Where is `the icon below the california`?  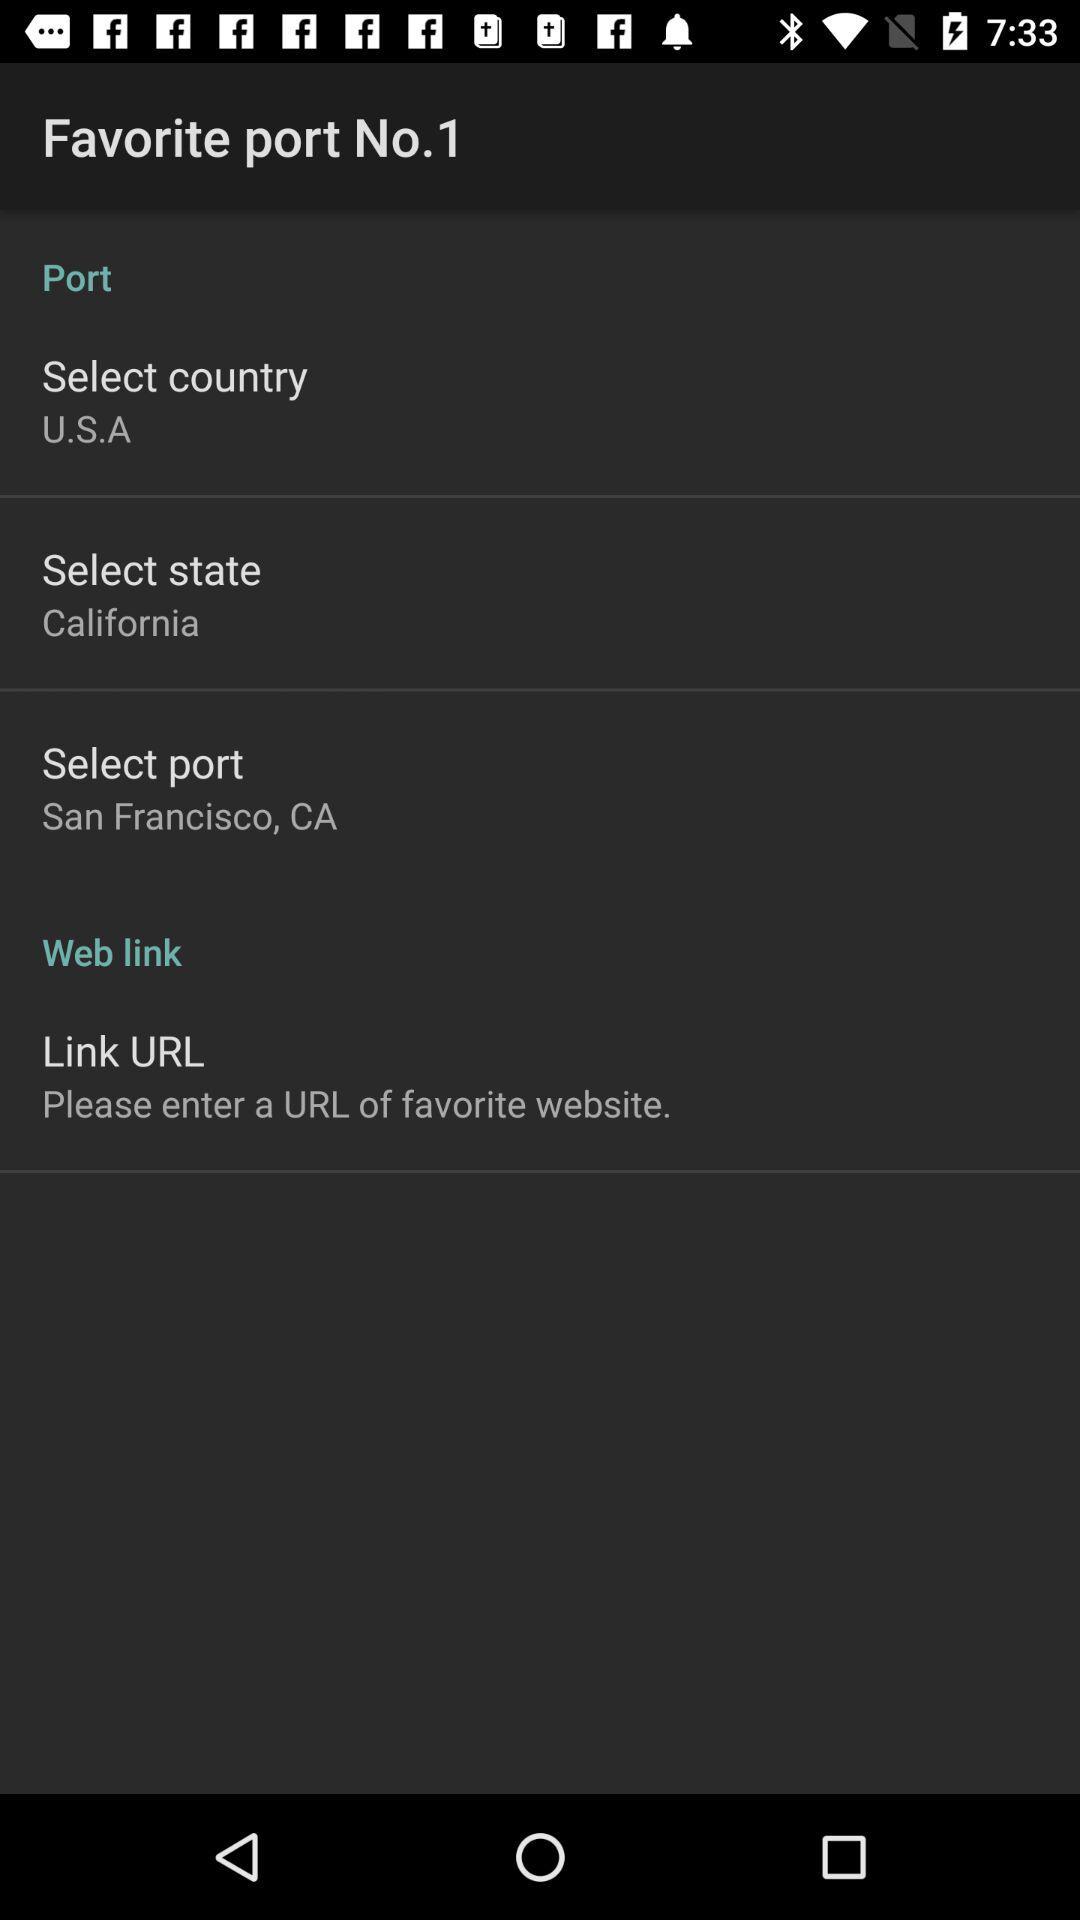 the icon below the california is located at coordinates (141, 761).